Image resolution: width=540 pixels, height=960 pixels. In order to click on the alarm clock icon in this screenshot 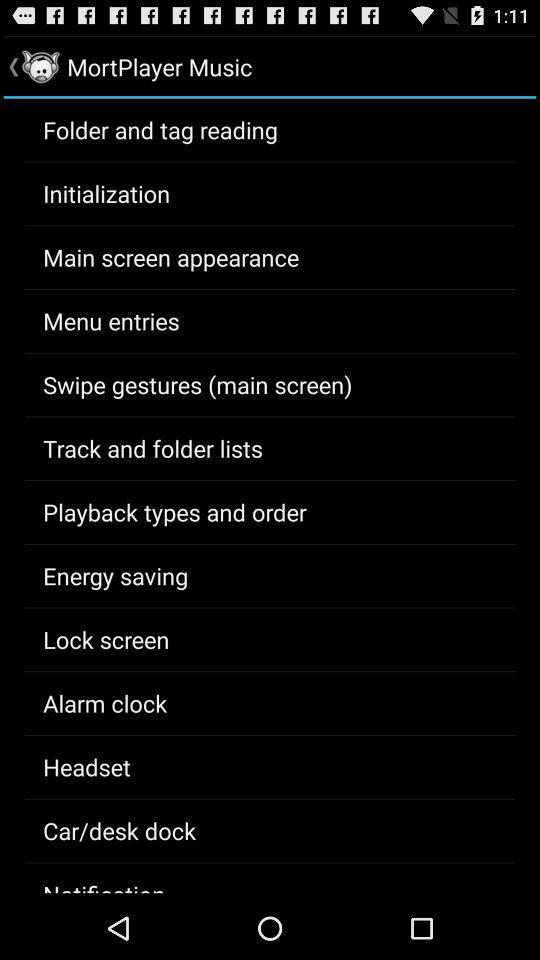, I will do `click(105, 703)`.